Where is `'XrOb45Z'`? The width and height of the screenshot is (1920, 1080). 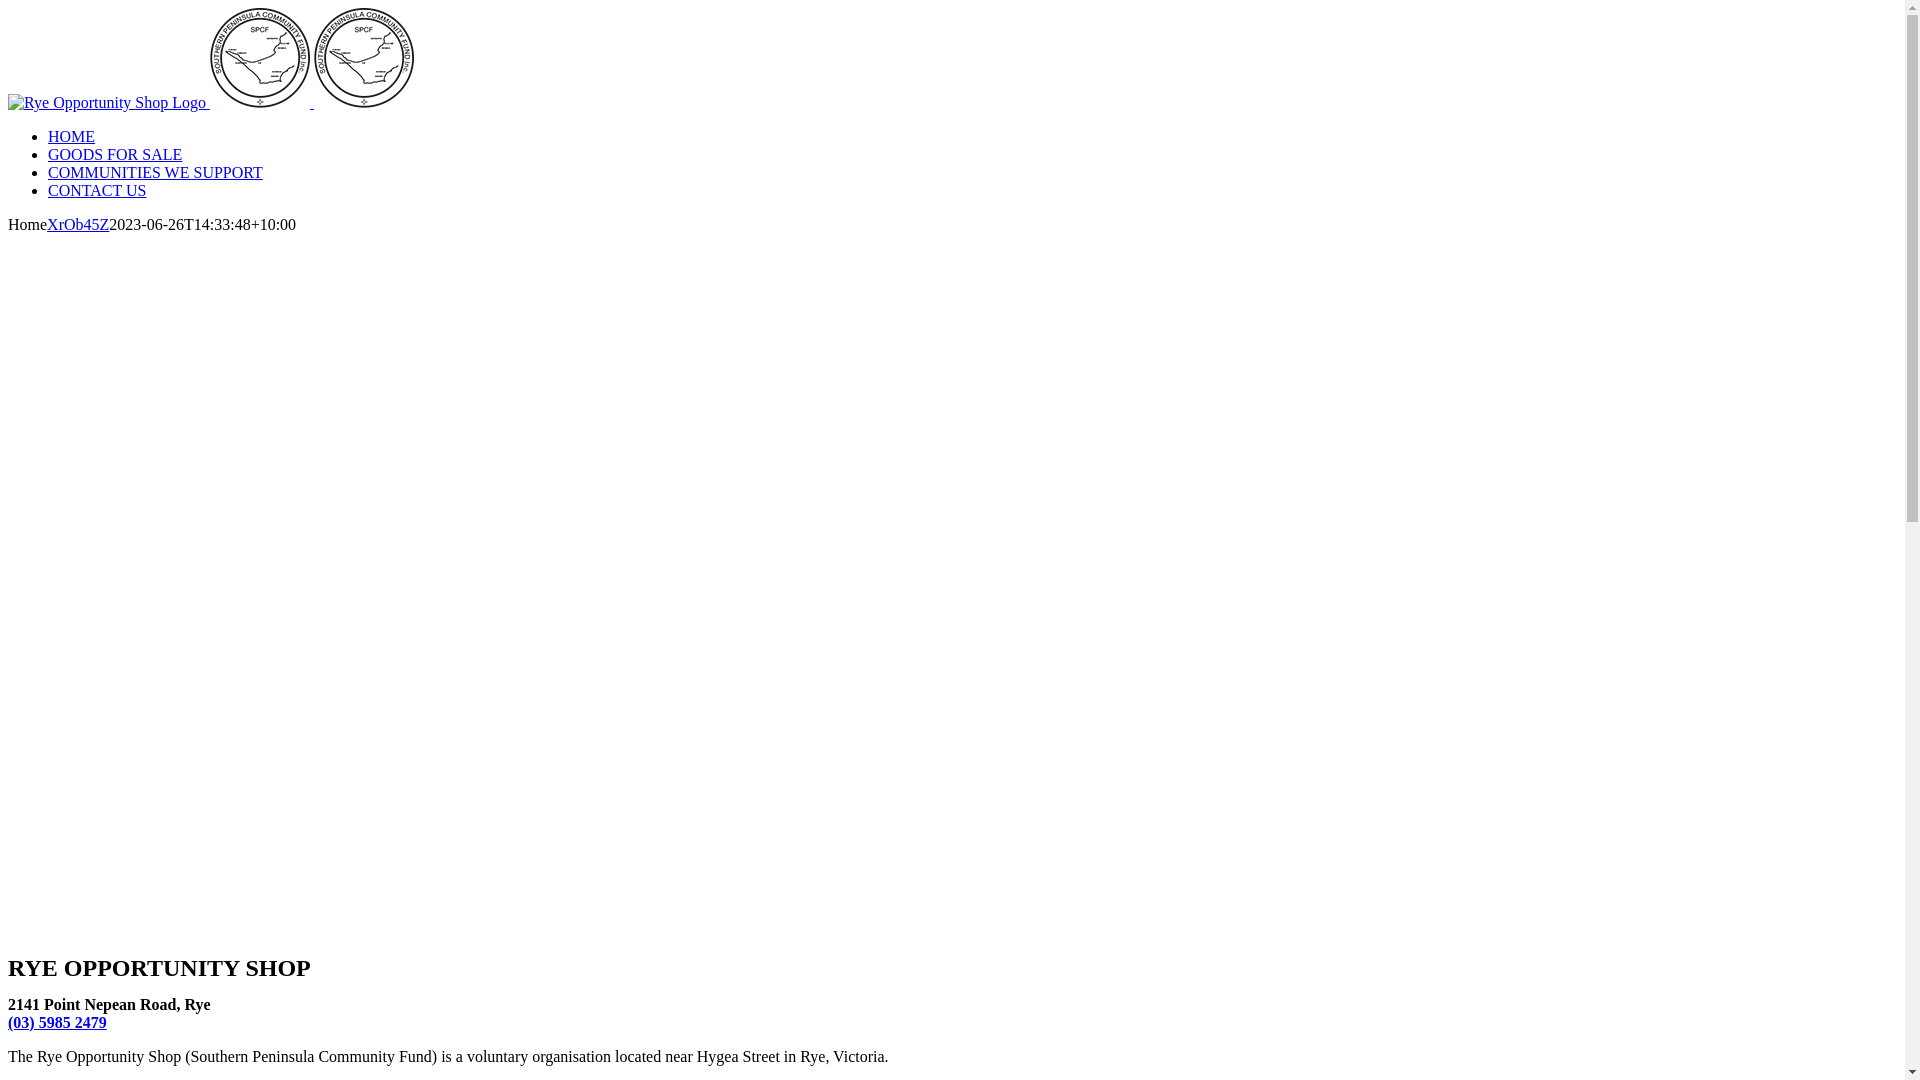 'XrOb45Z' is located at coordinates (77, 224).